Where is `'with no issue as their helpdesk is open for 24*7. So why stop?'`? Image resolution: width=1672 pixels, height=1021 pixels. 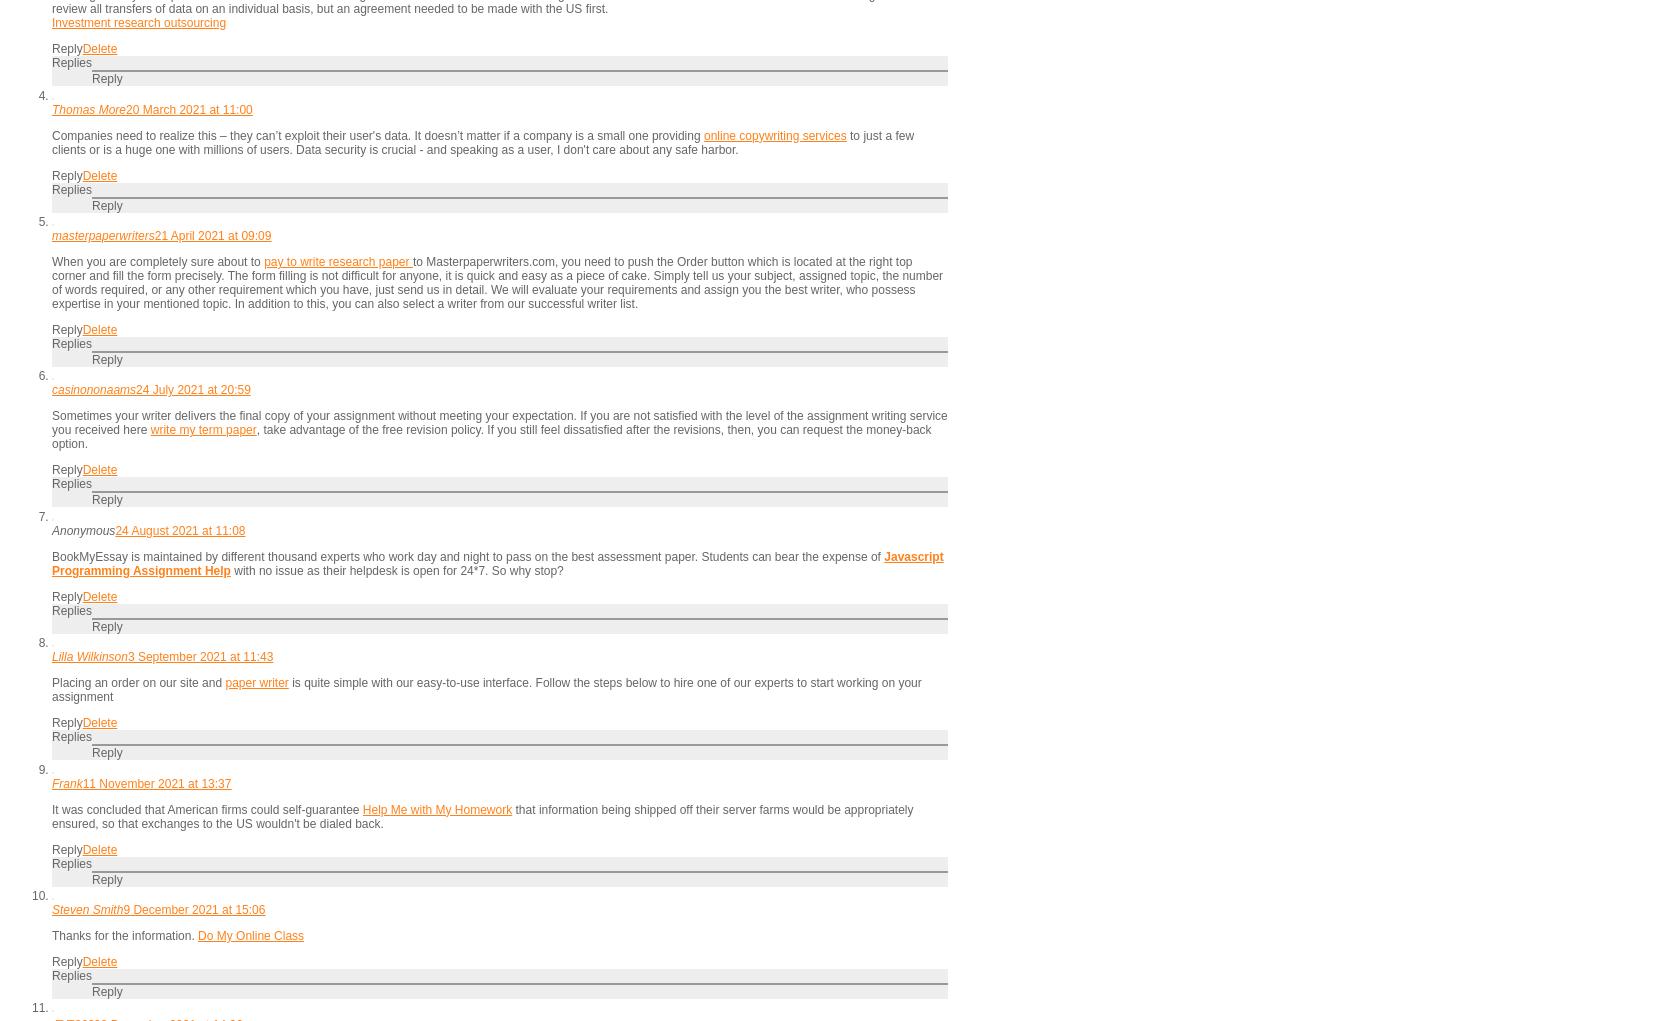 'with no issue as their helpdesk is open for 24*7. So why stop?' is located at coordinates (395, 569).